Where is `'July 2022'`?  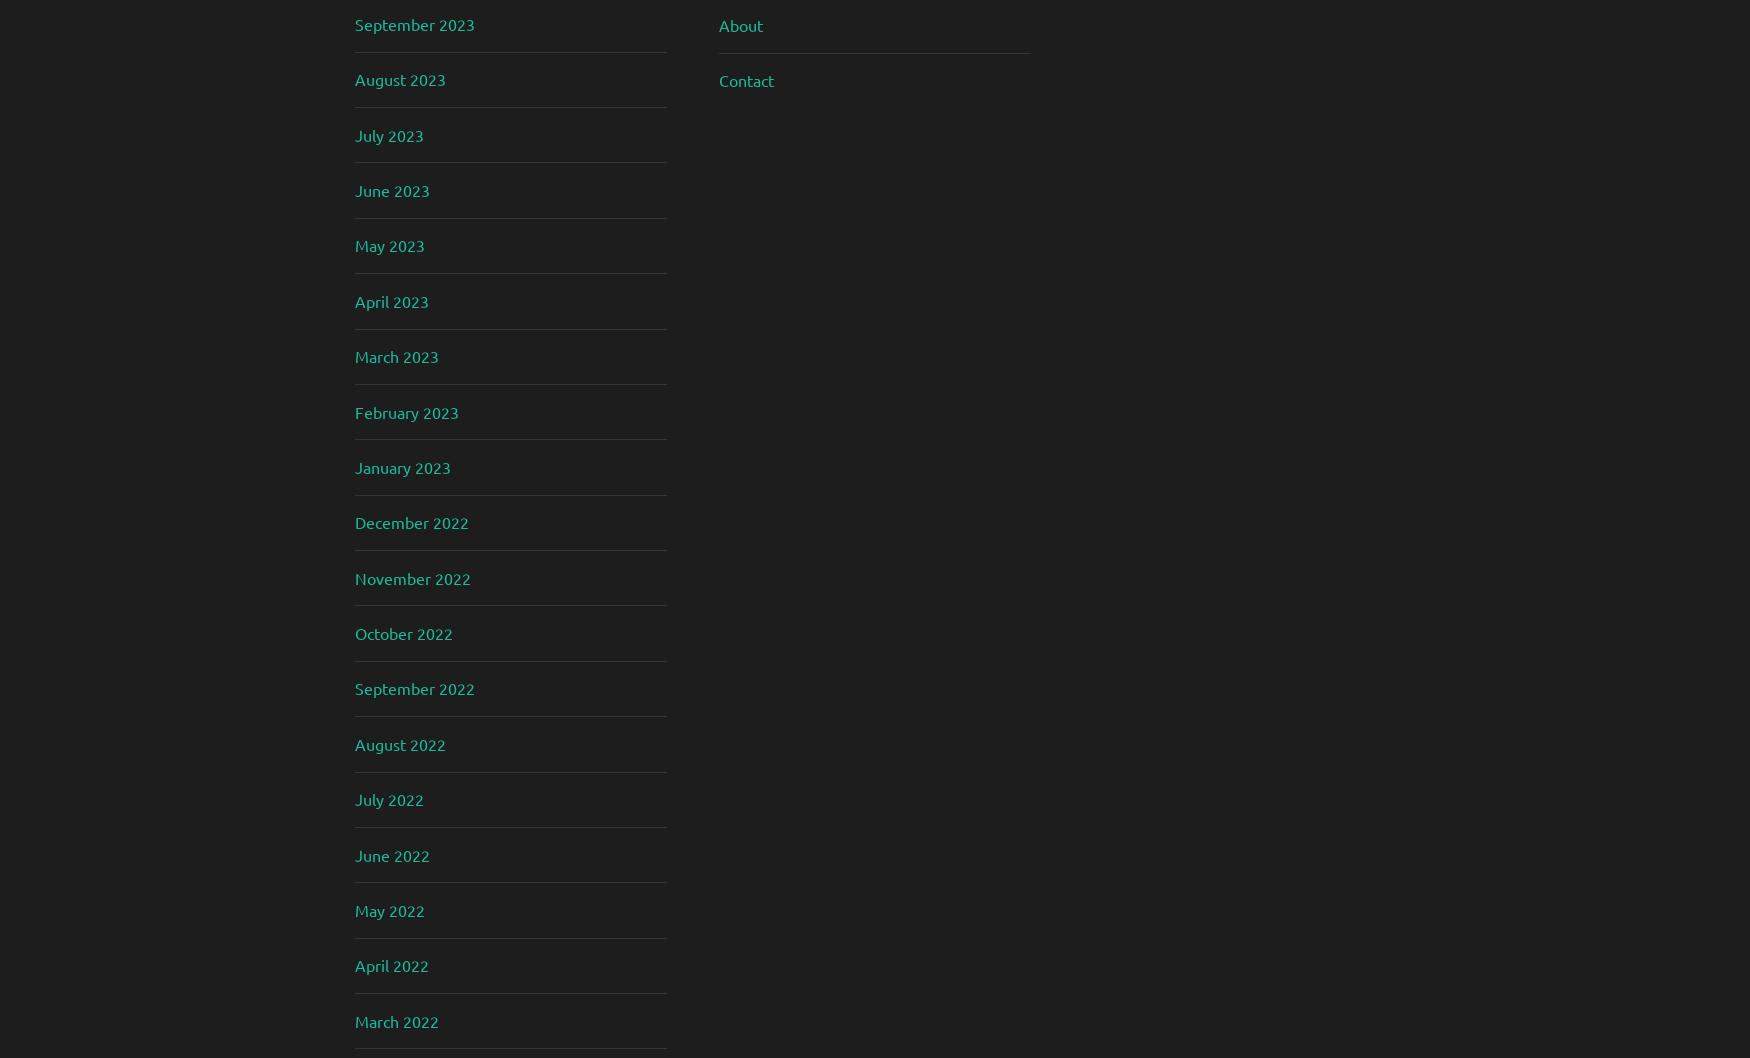
'July 2022' is located at coordinates (355, 798).